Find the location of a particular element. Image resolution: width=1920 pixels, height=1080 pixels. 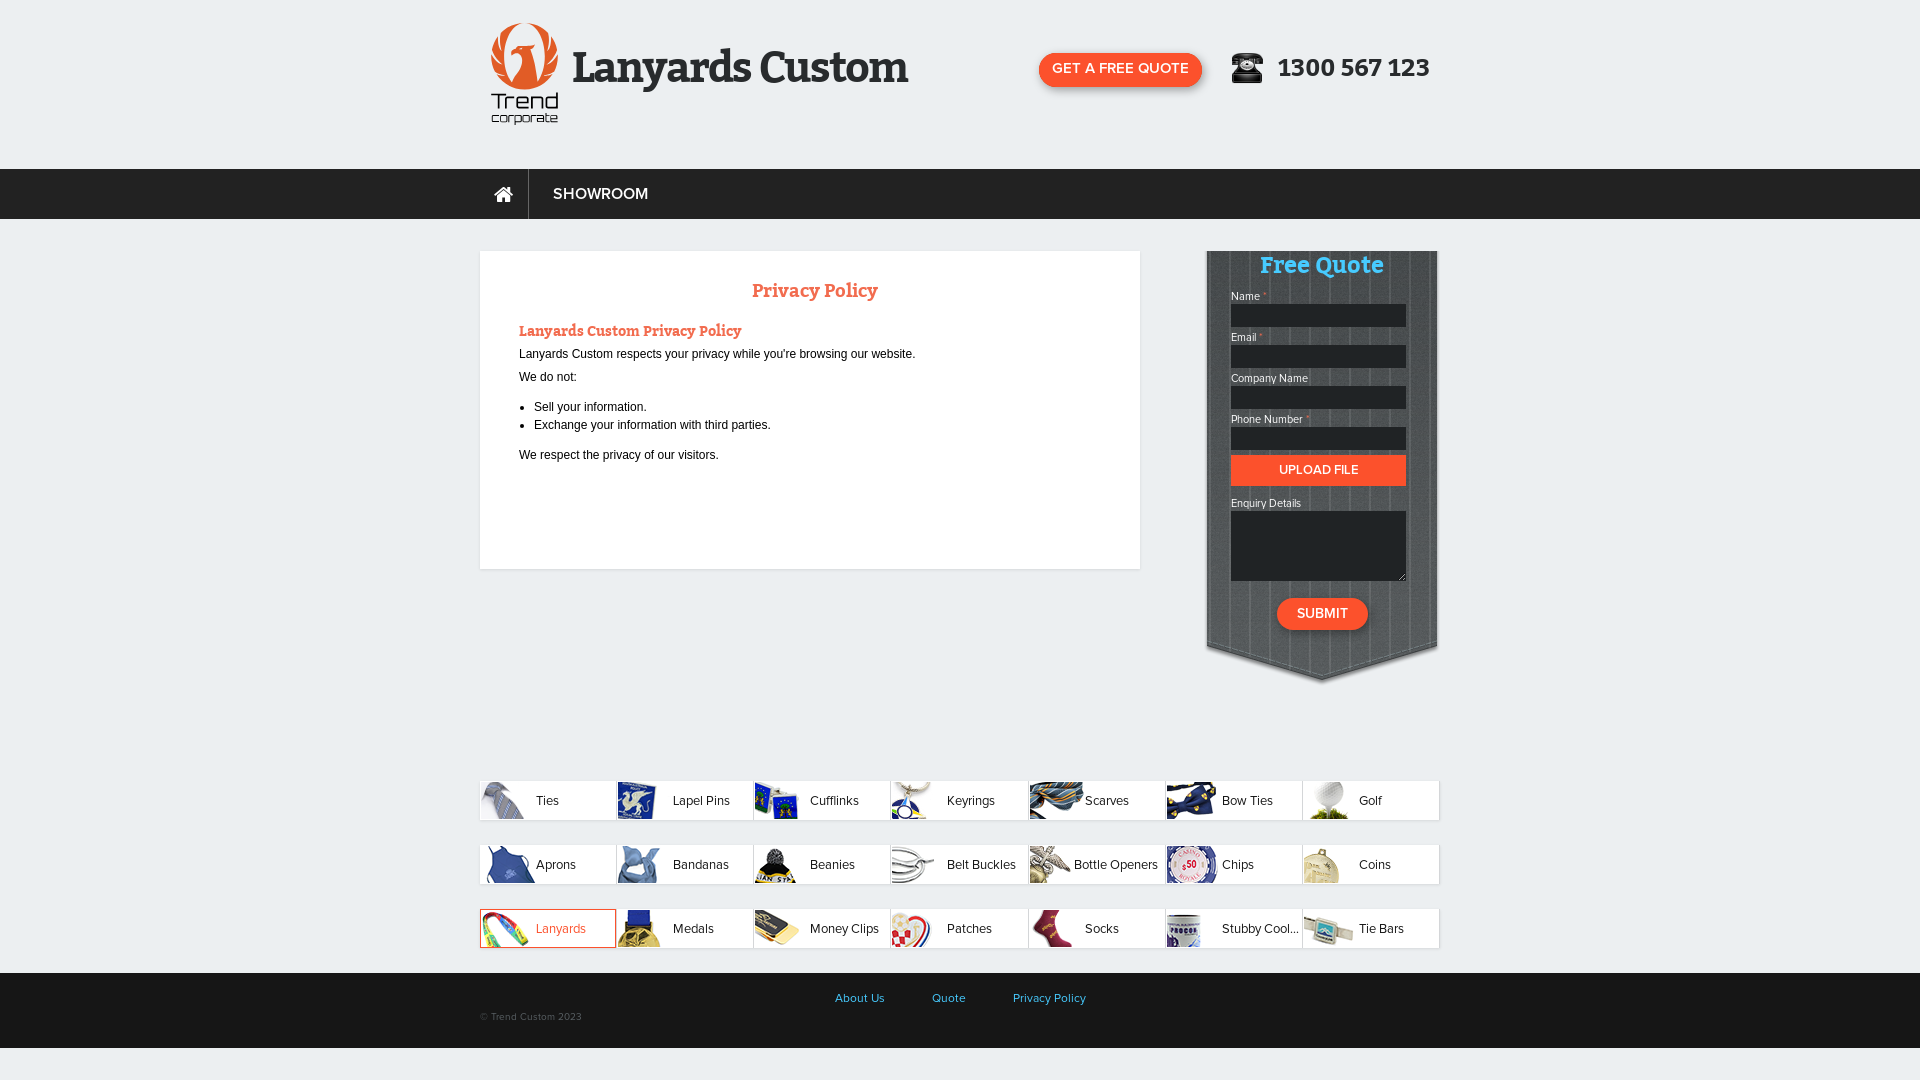

'Golf' is located at coordinates (1370, 799).